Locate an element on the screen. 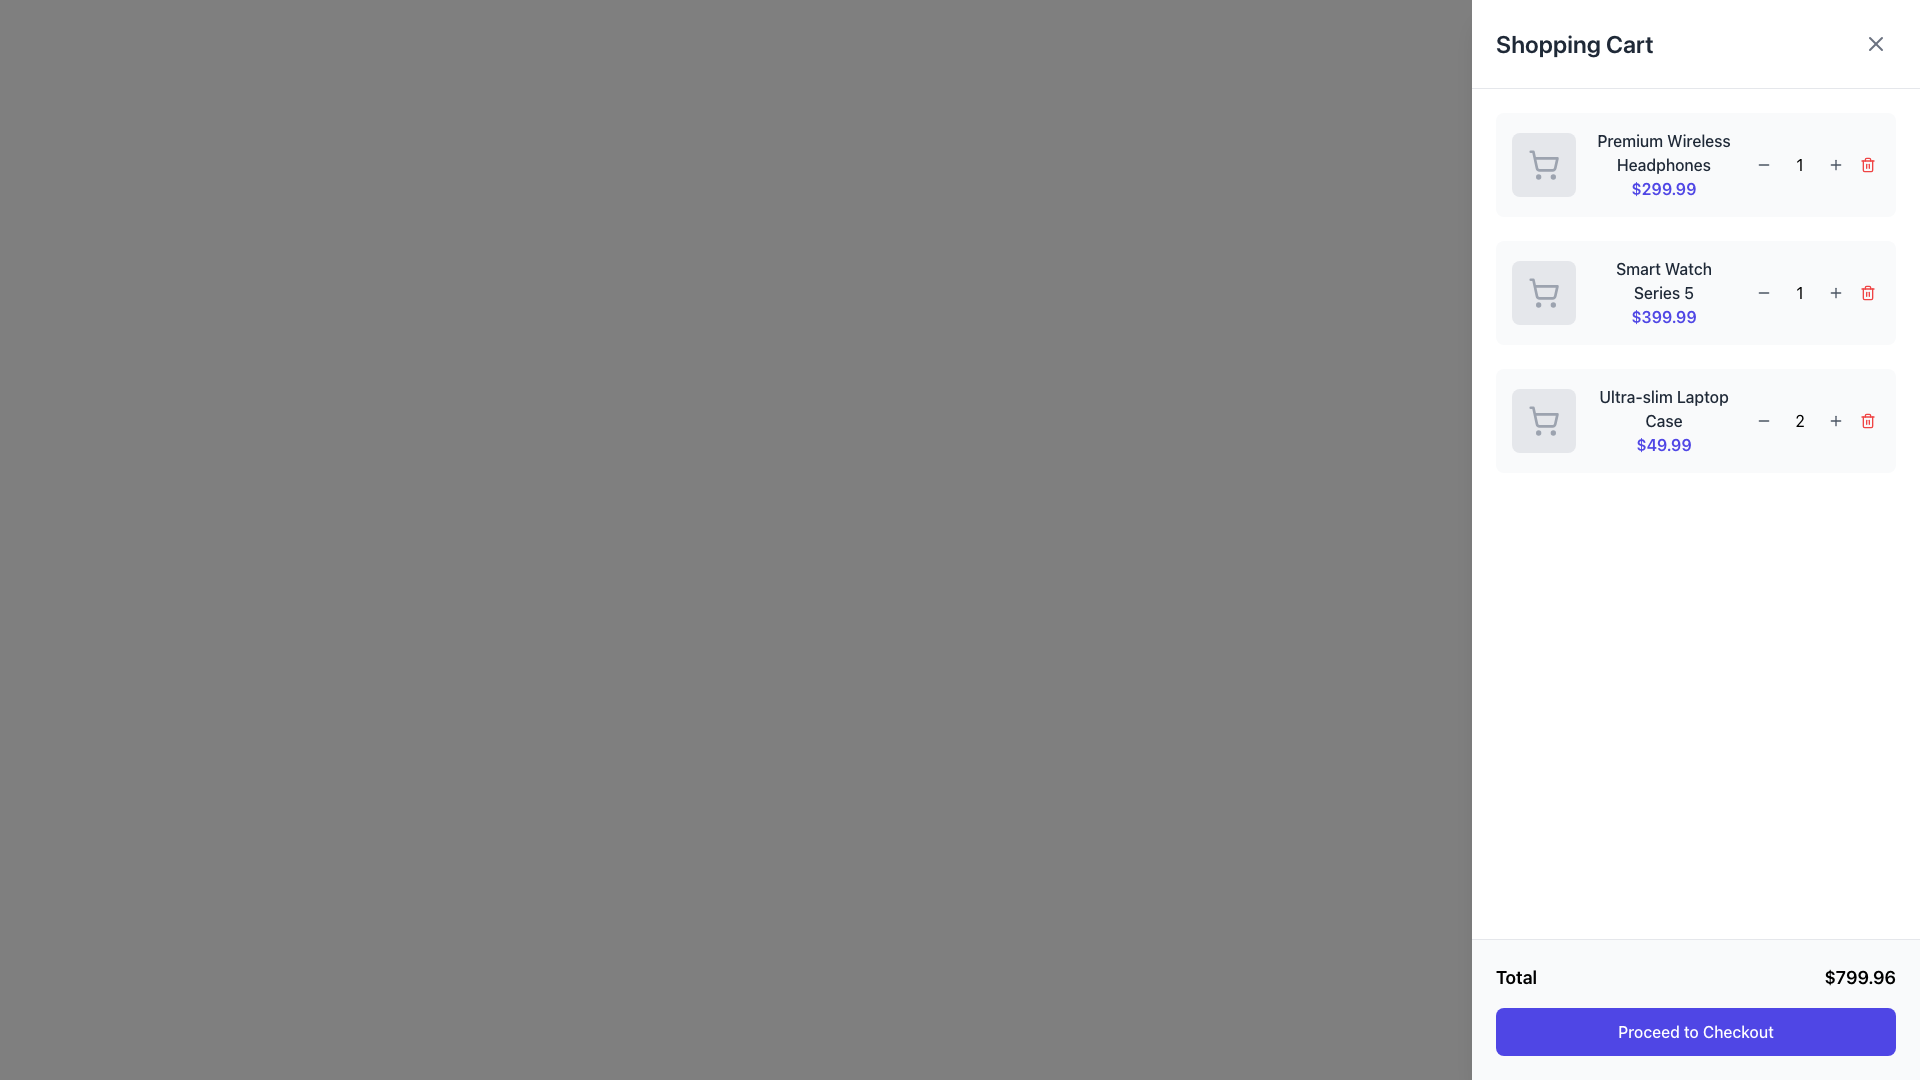 The height and width of the screenshot is (1080, 1920). the small circular decrement button with a horizontal bar icon located in the 'Smart Watch Series 5' product section of the shopping cart interface to decrement the quantity is located at coordinates (1763, 293).